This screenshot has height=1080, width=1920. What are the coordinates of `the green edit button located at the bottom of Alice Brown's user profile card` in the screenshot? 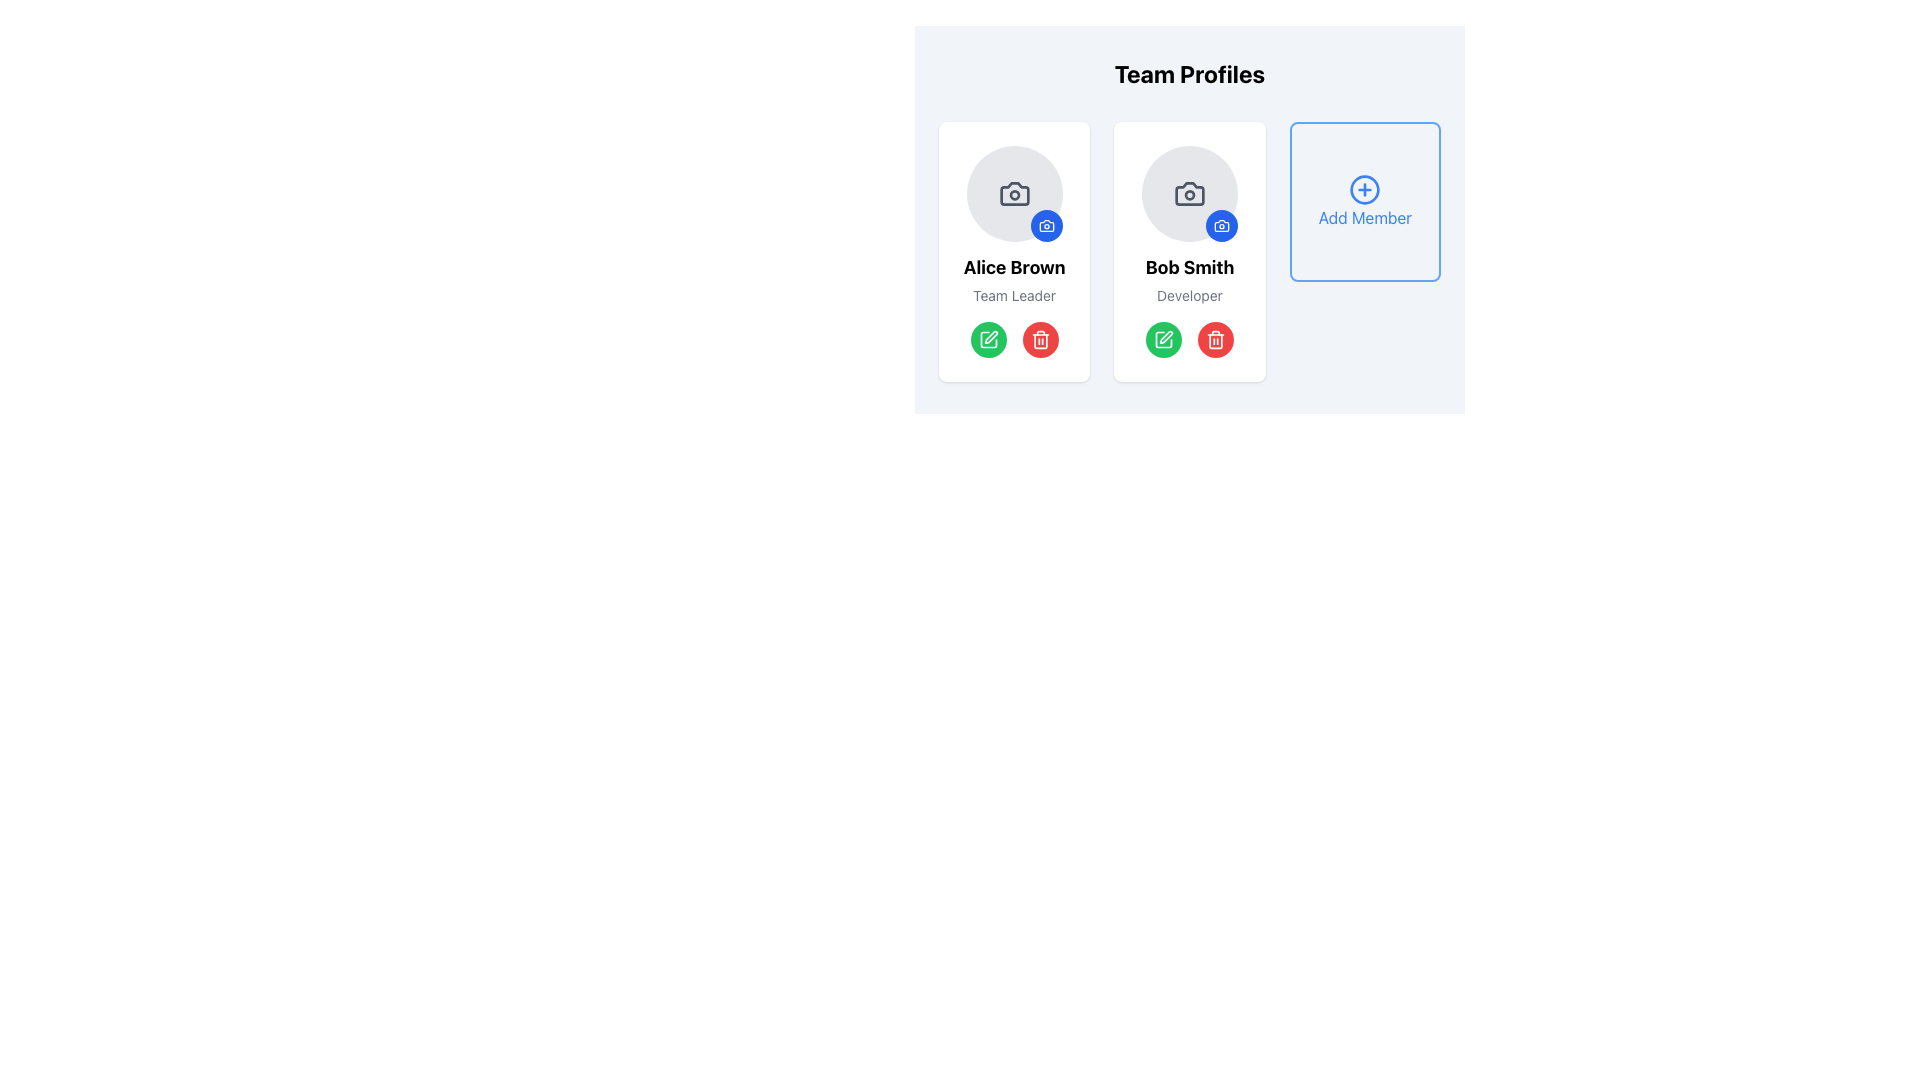 It's located at (1014, 338).